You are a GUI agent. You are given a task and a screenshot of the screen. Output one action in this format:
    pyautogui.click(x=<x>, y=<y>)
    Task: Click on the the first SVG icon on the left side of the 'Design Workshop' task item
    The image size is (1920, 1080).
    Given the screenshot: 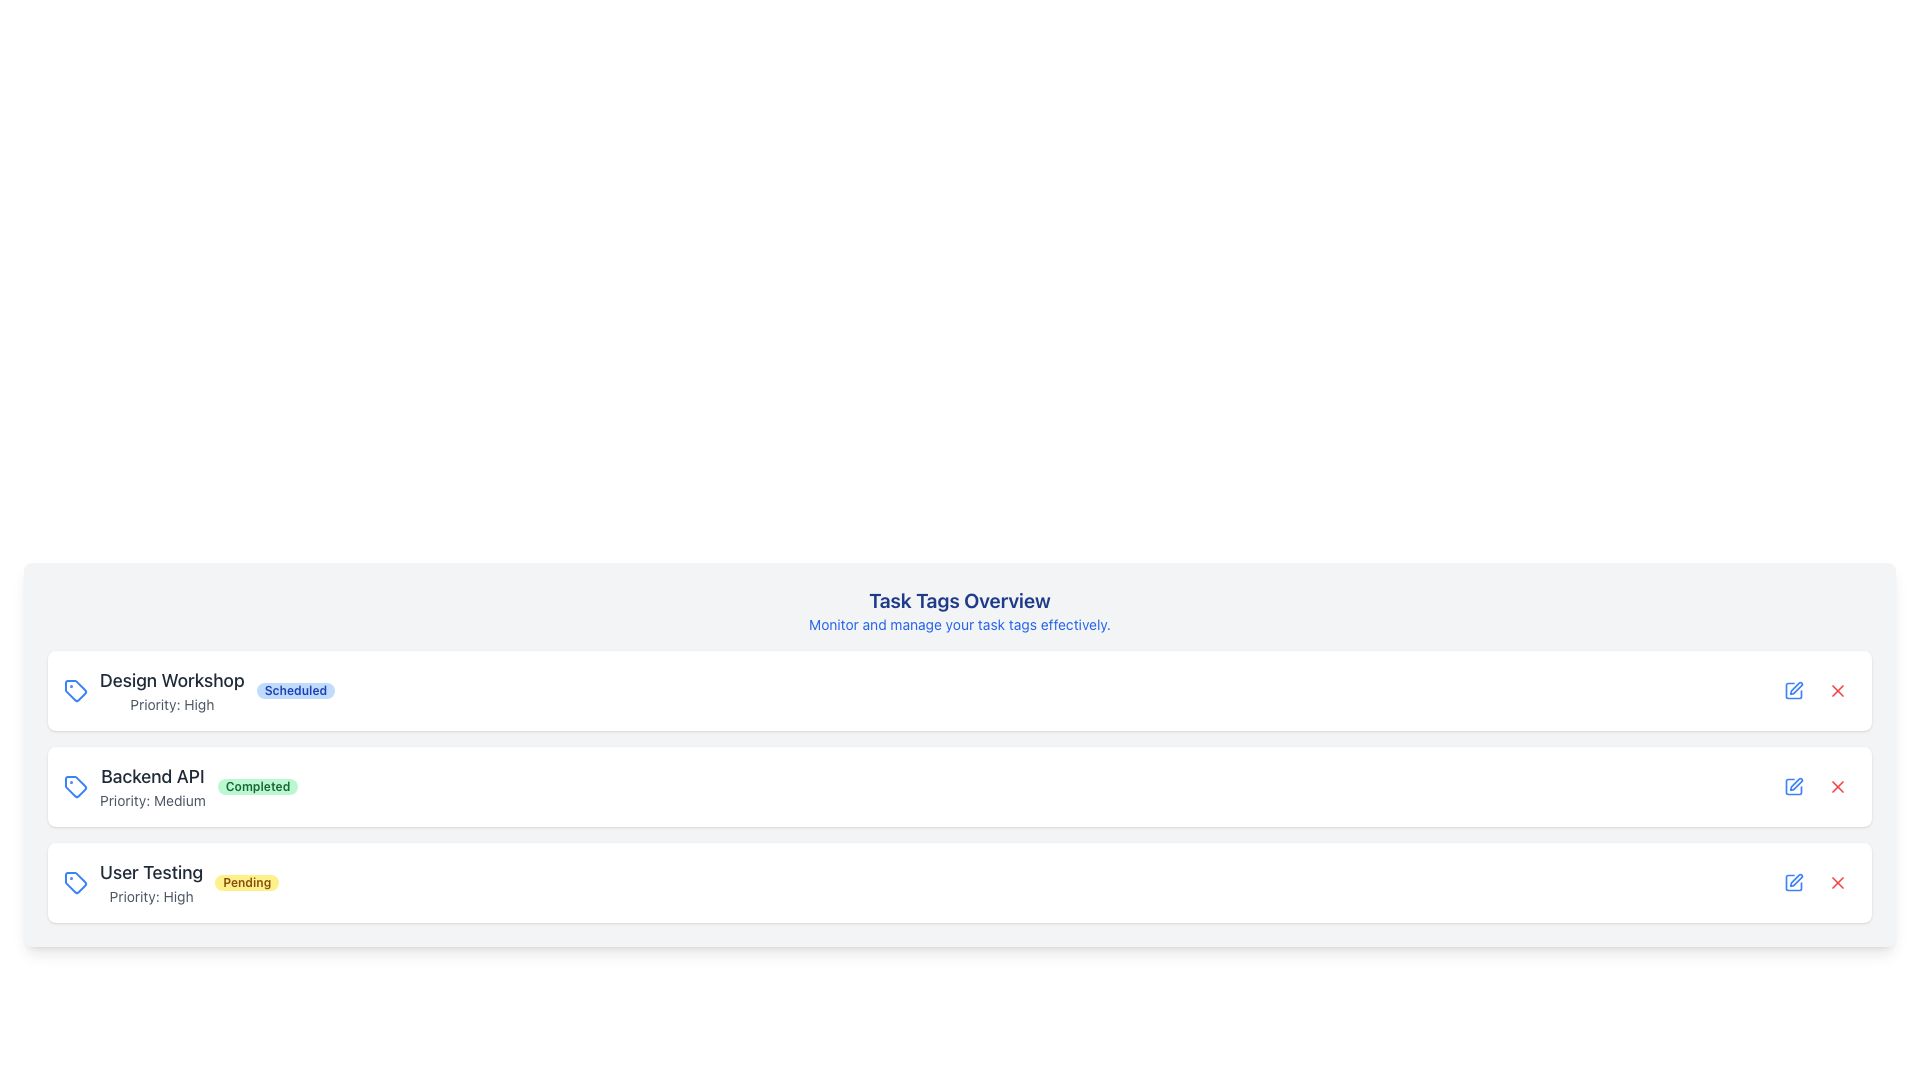 What is the action you would take?
    pyautogui.click(x=76, y=689)
    